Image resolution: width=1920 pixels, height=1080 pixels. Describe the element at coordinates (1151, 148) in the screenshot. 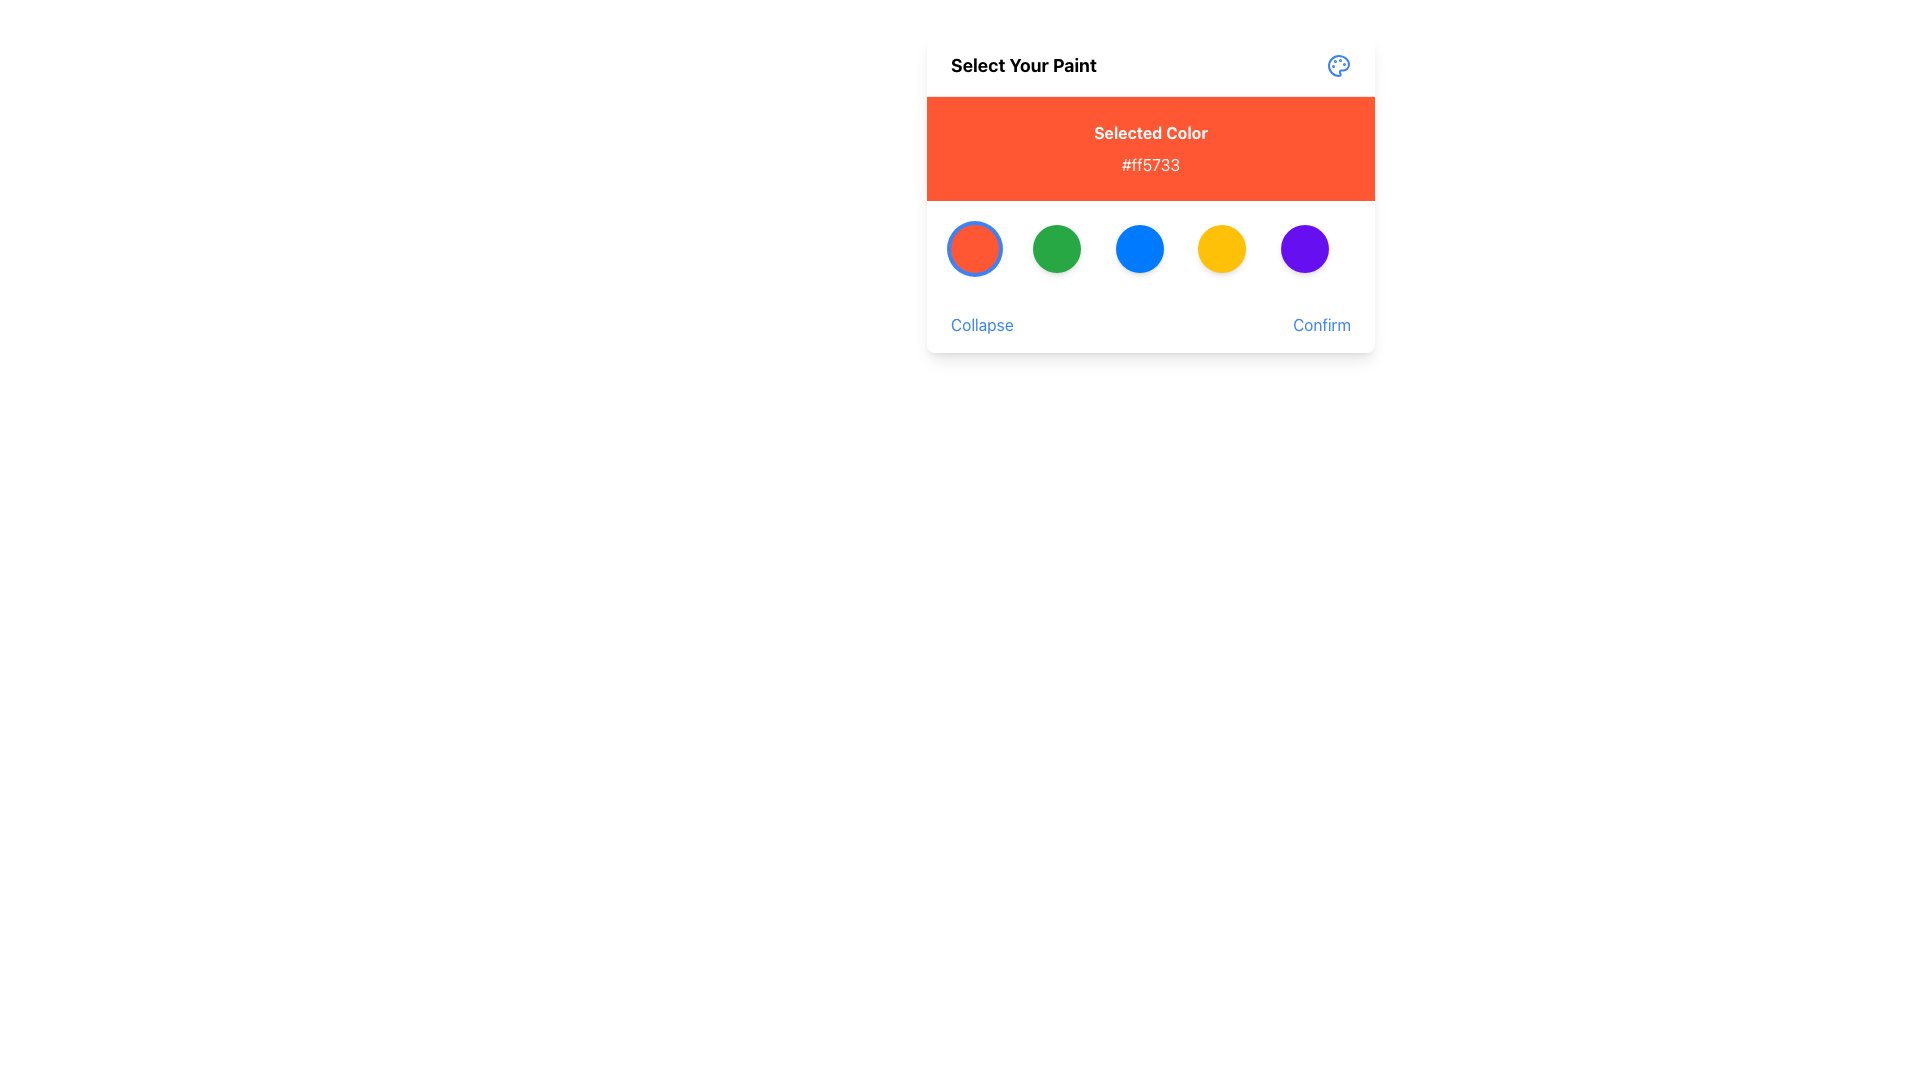

I see `the informative panel that displays the currently selected color, located centrally below the 'Select Your Paint' header and above the row of color options` at that location.